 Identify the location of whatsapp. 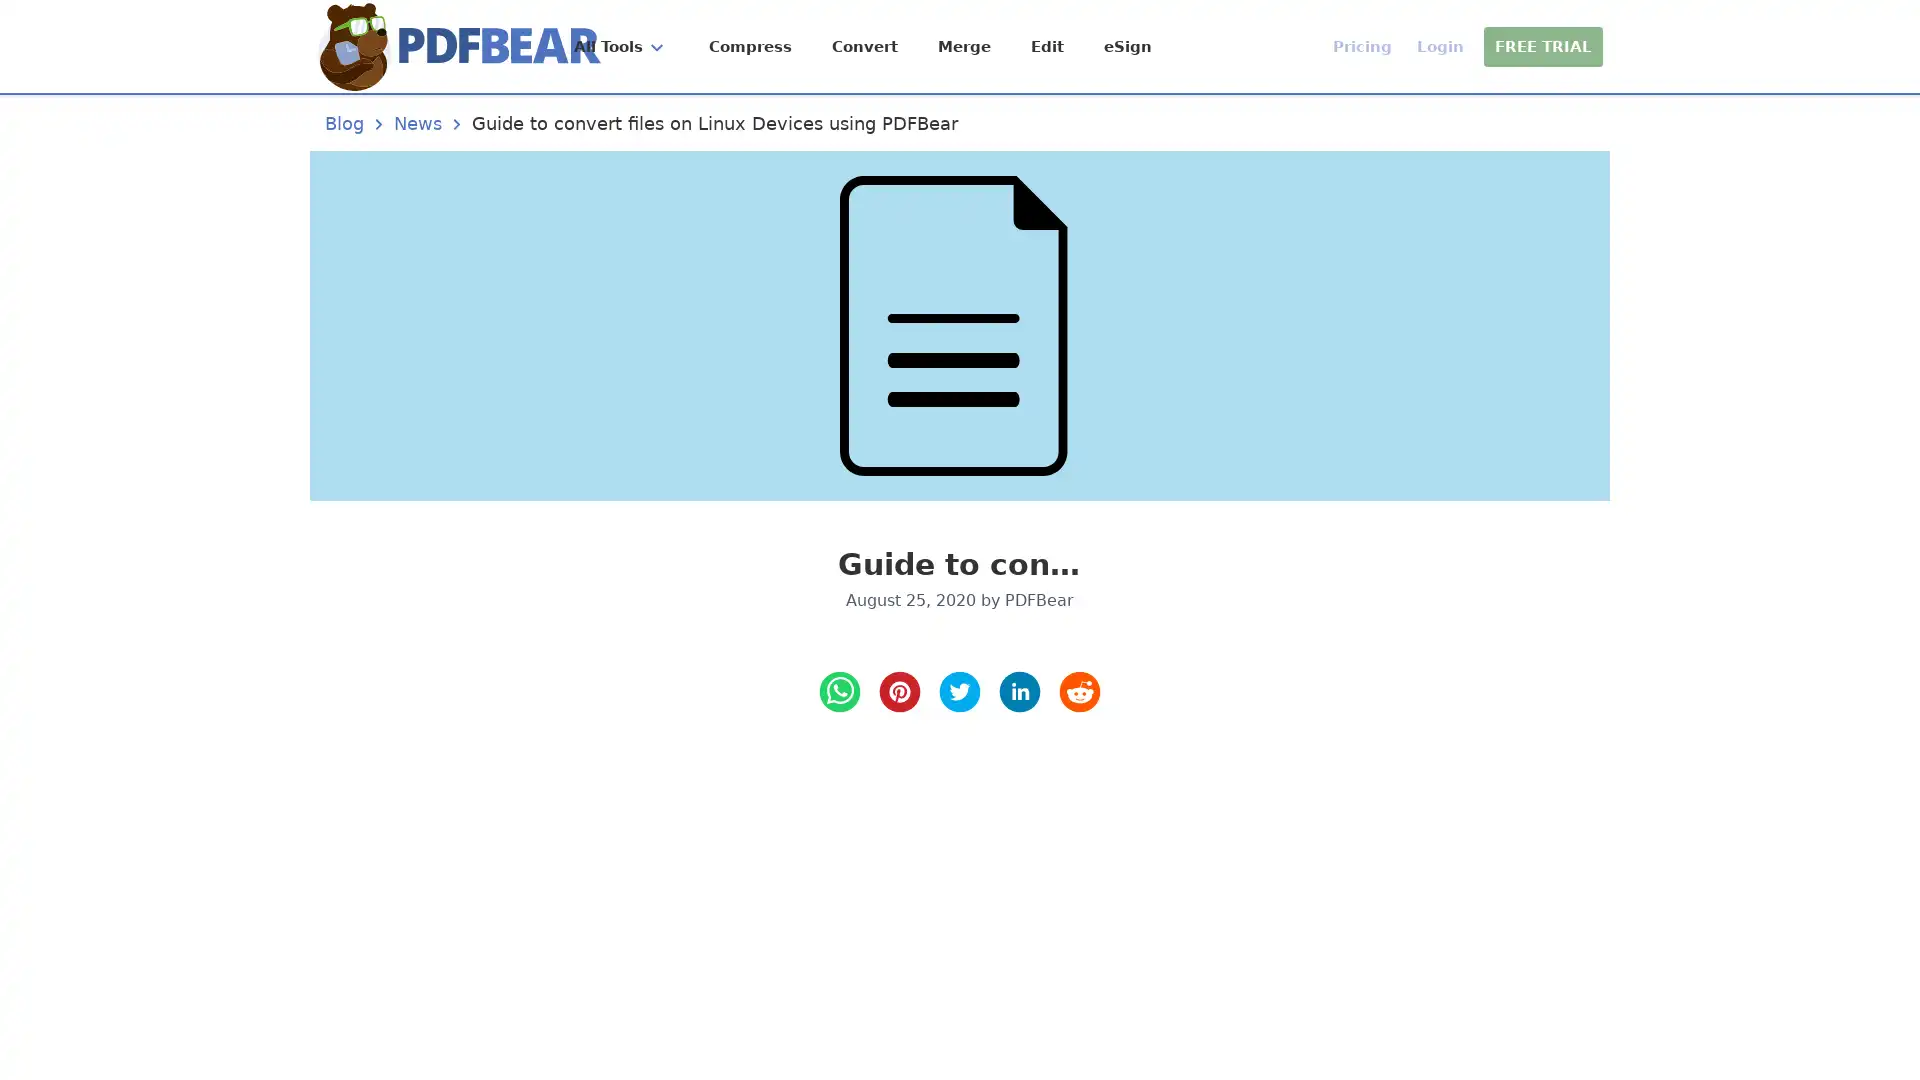
(840, 690).